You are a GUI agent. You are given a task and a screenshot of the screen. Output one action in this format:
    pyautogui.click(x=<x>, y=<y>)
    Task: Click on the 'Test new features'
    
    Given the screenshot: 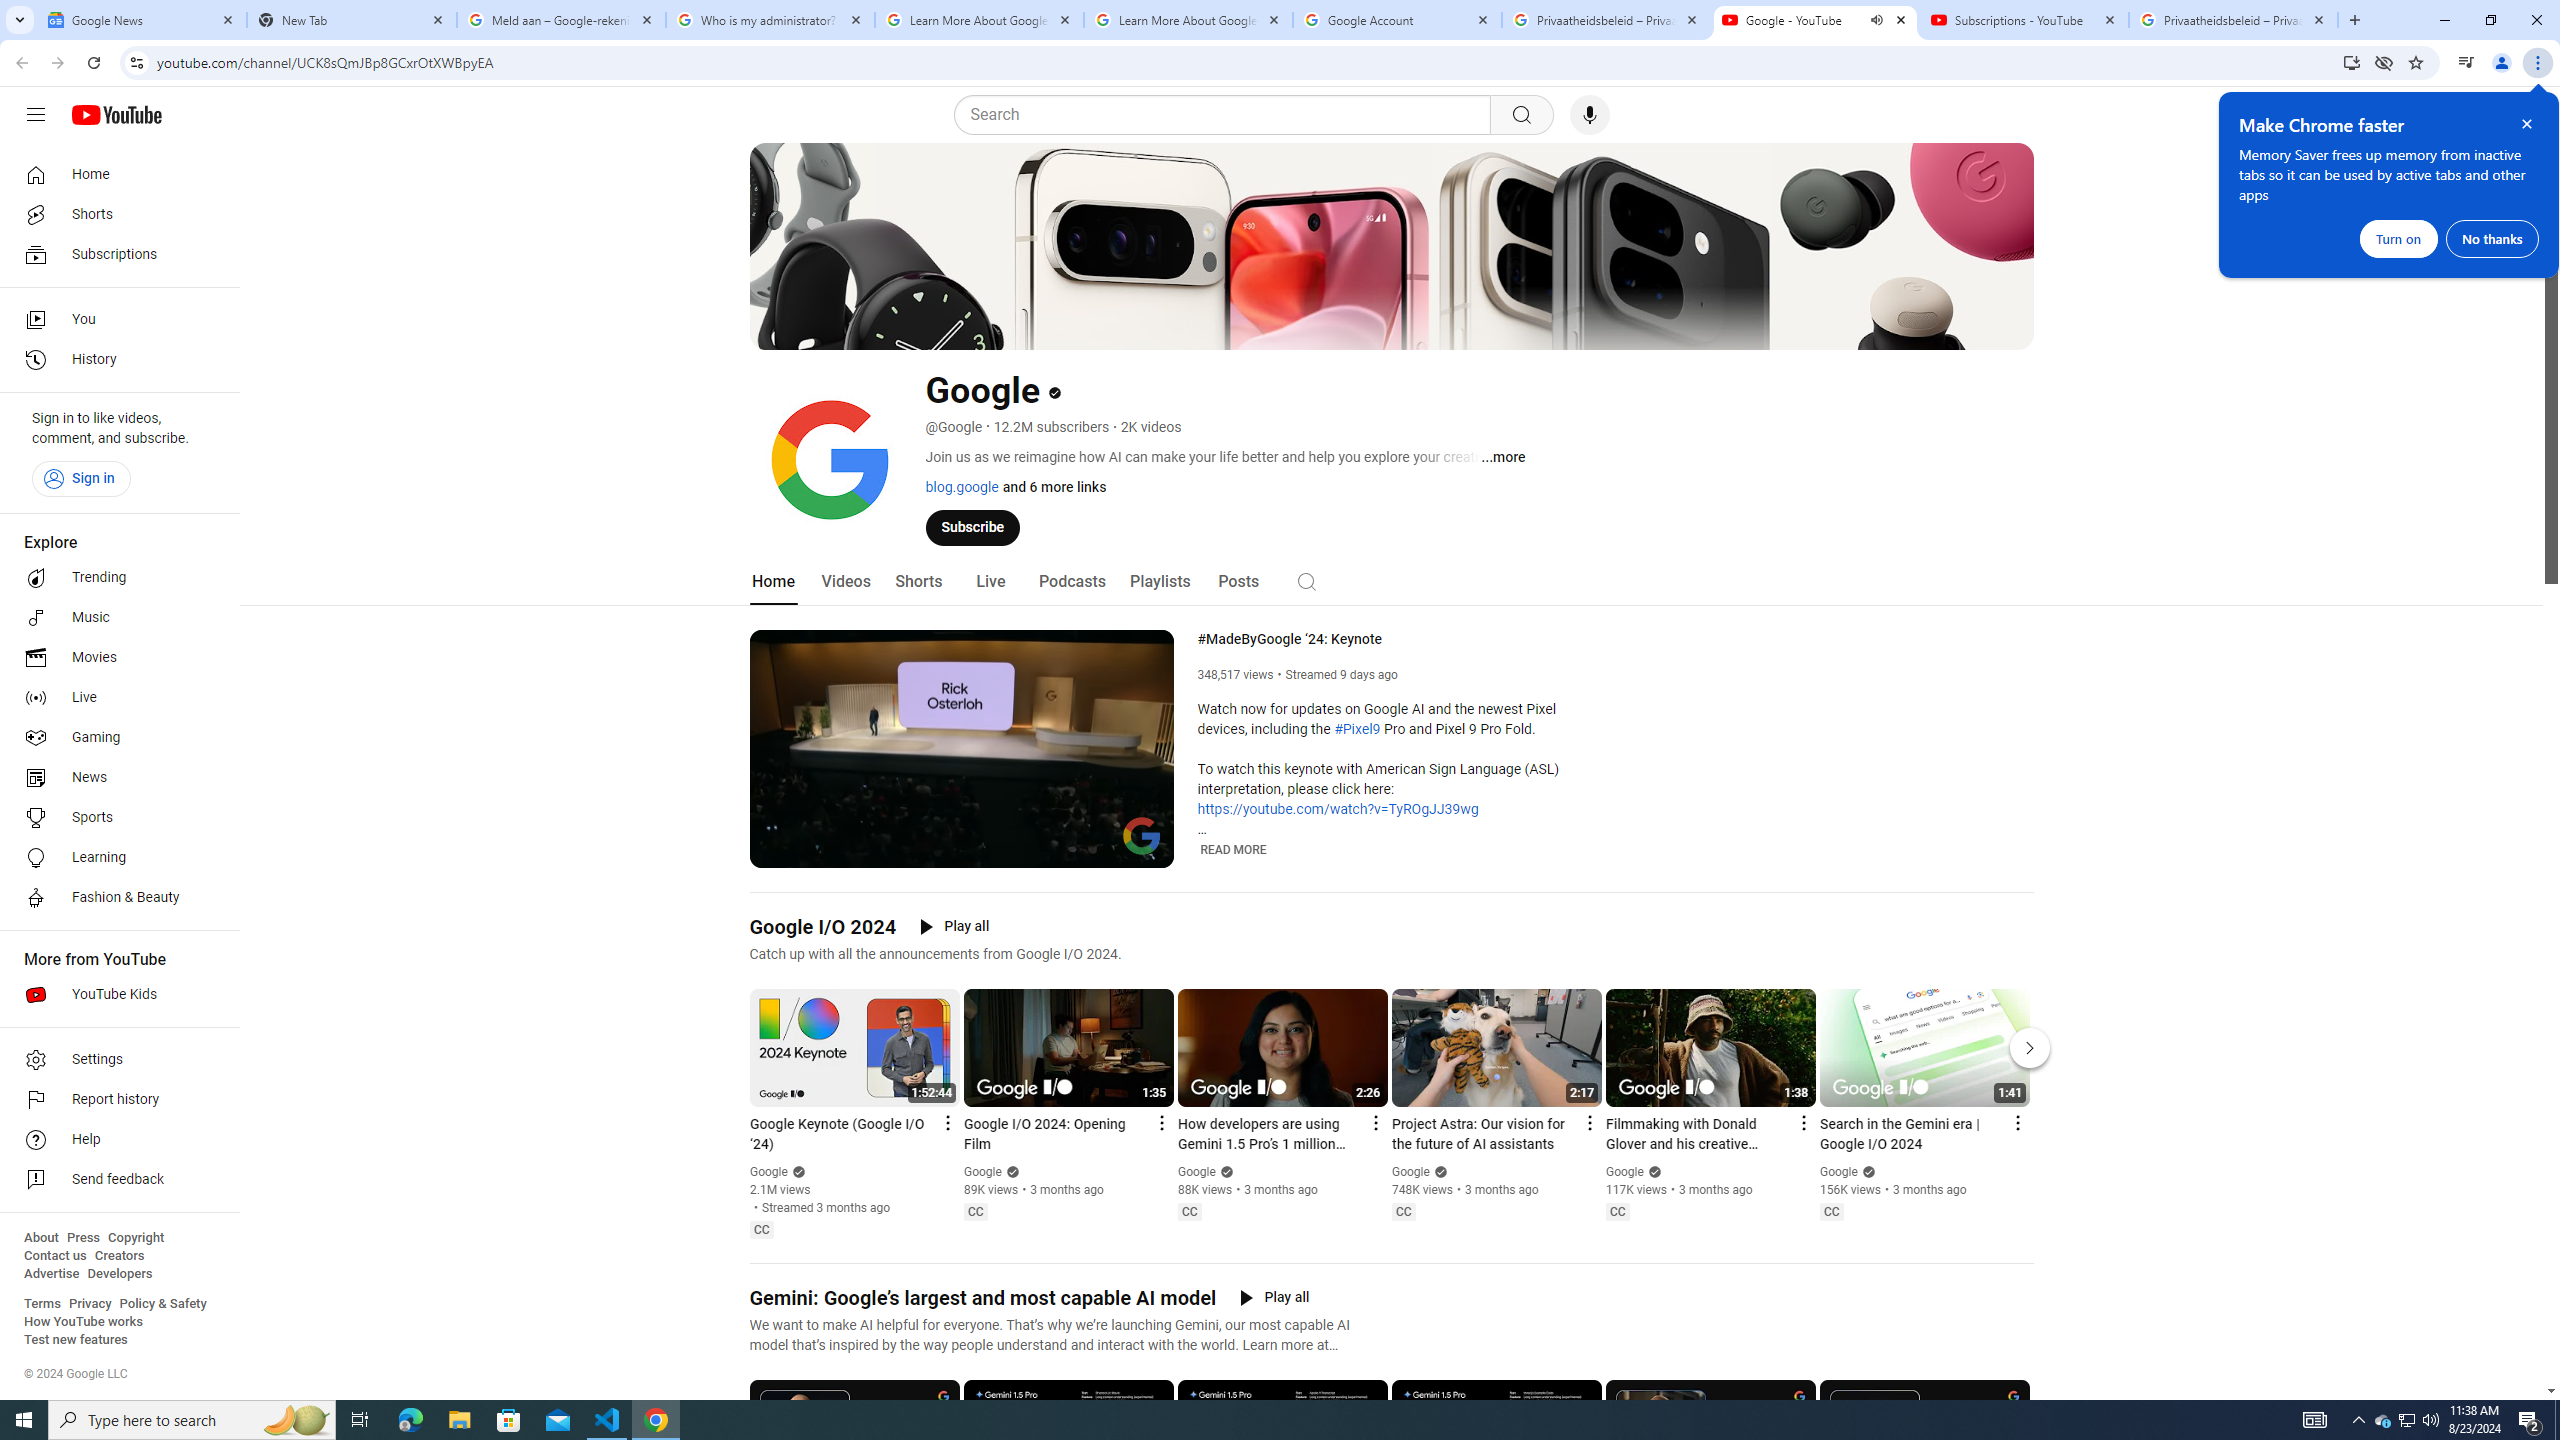 What is the action you would take?
    pyautogui.click(x=74, y=1338)
    